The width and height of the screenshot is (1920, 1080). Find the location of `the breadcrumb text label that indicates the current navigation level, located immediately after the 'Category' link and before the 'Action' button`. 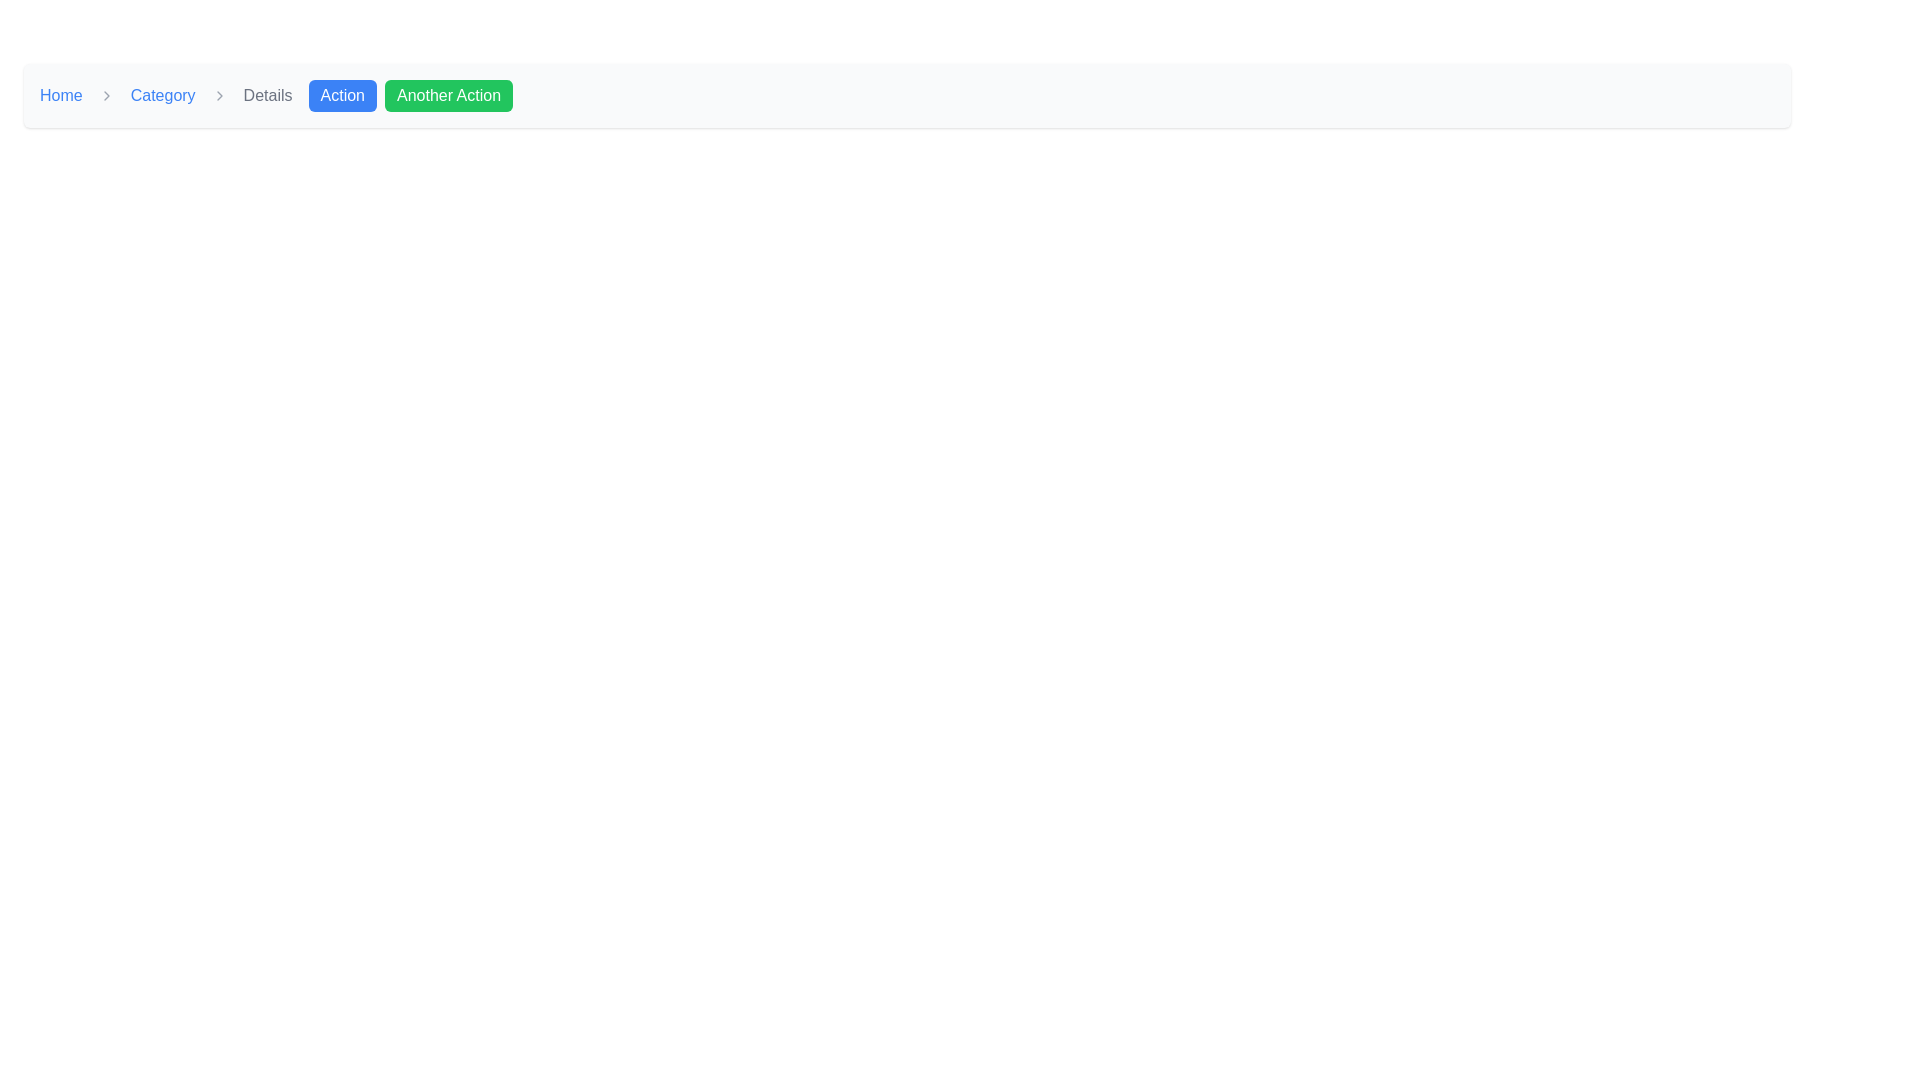

the breadcrumb text label that indicates the current navigation level, located immediately after the 'Category' link and before the 'Action' button is located at coordinates (267, 96).